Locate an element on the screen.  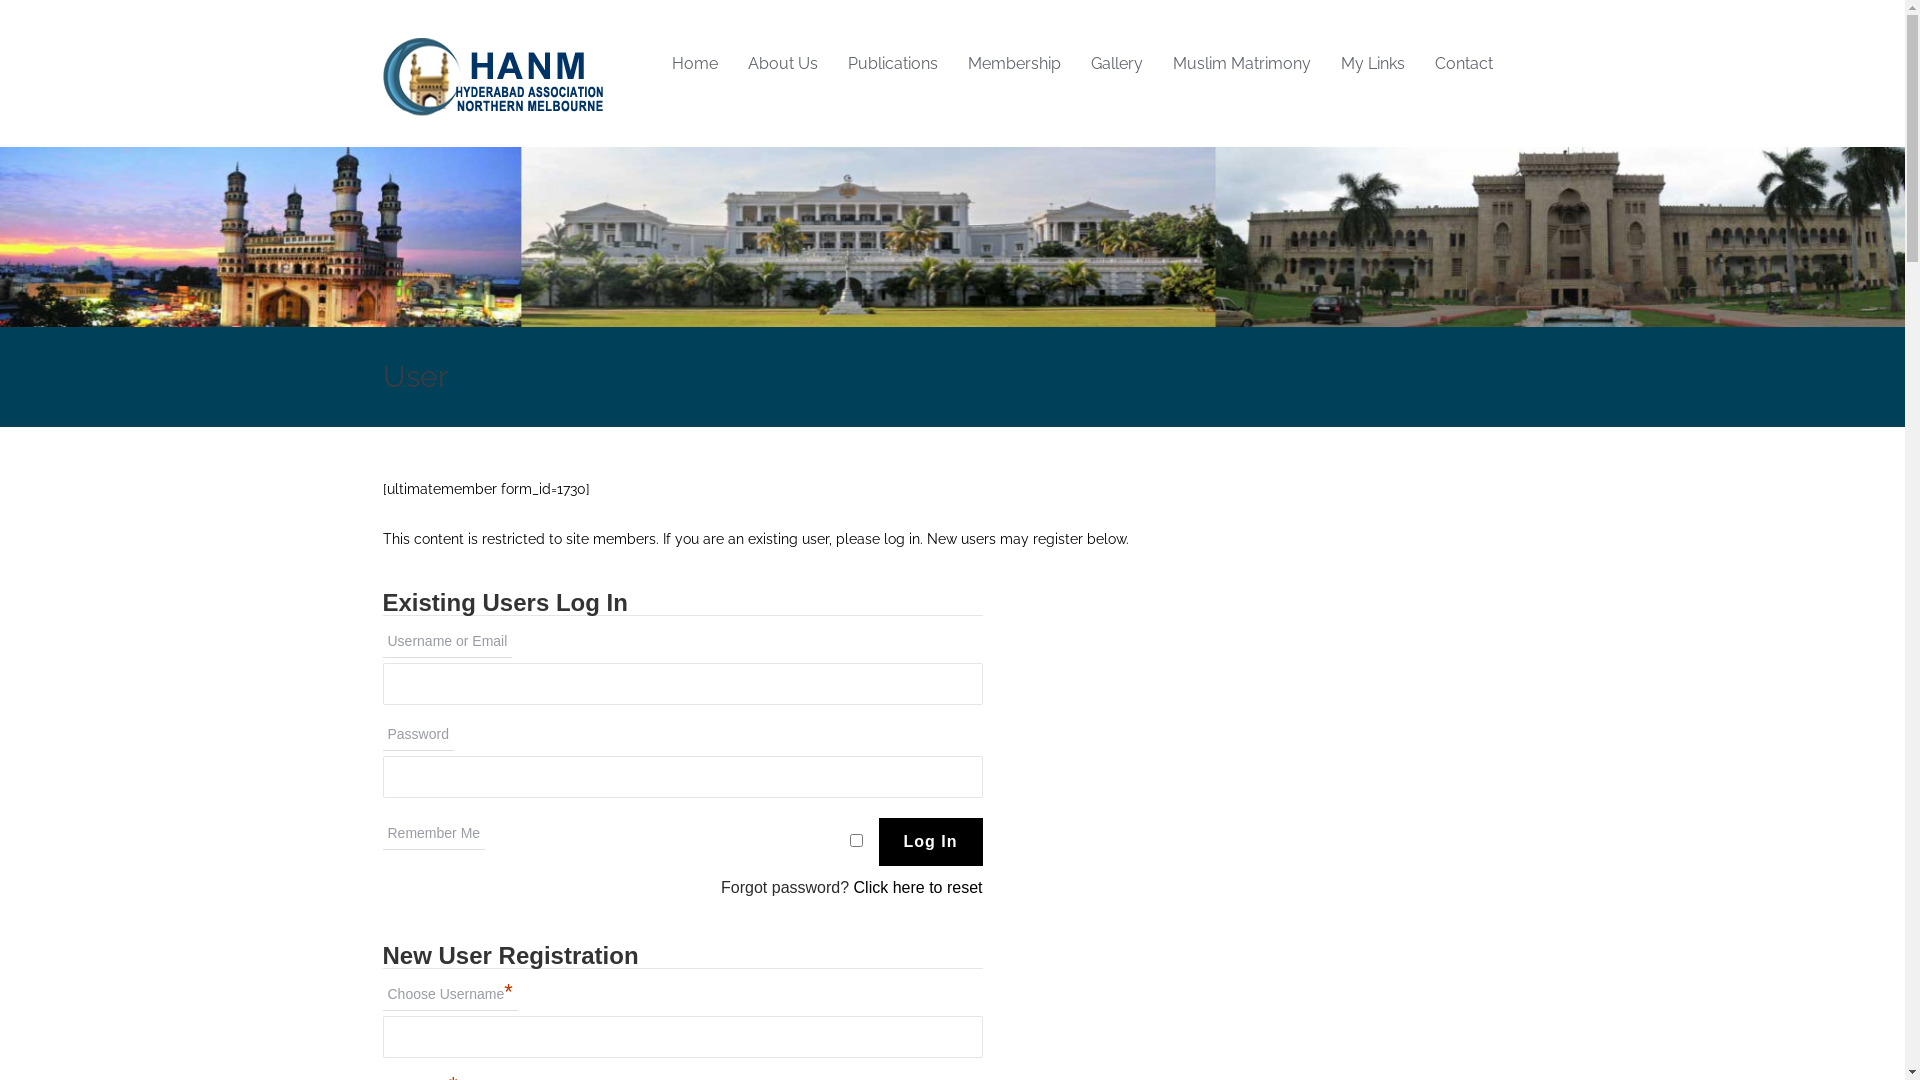
'Muslim Matrimony' is located at coordinates (1241, 63).